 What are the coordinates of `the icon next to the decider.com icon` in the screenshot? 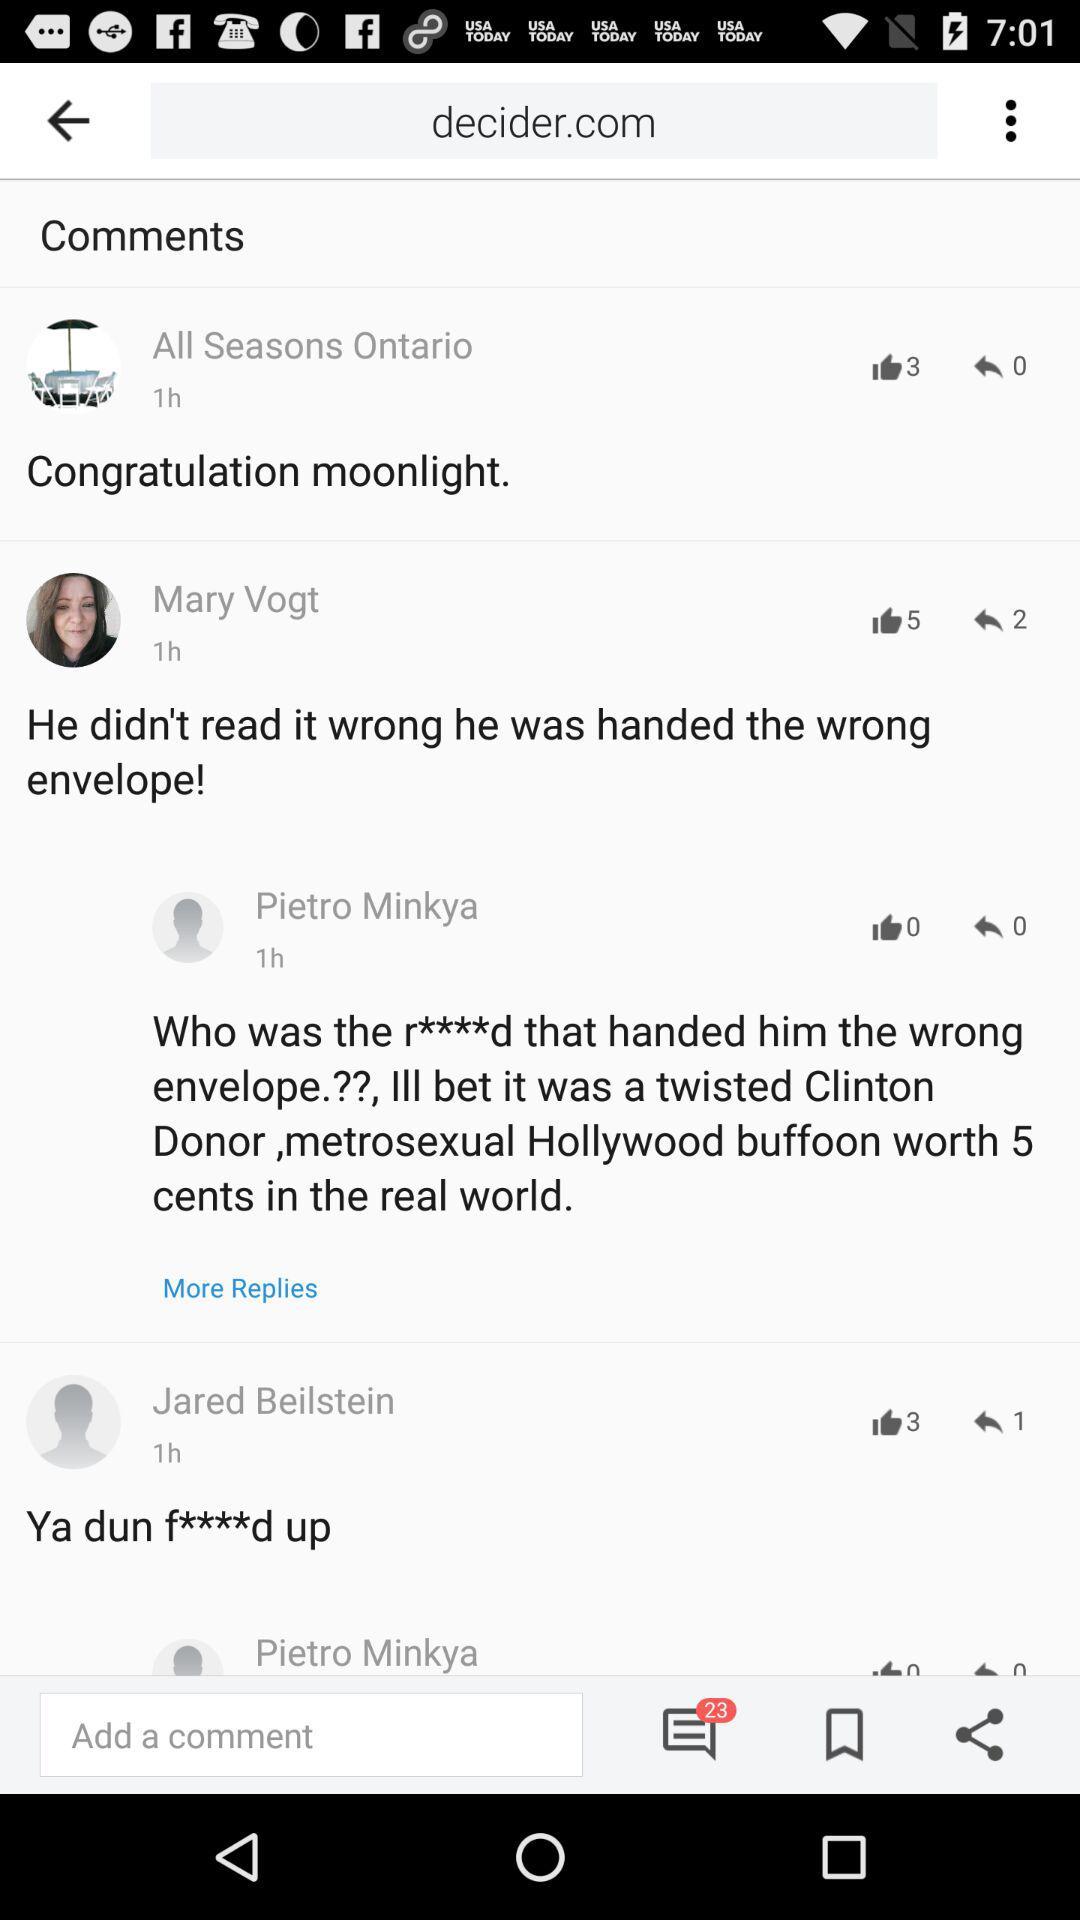 It's located at (74, 119).